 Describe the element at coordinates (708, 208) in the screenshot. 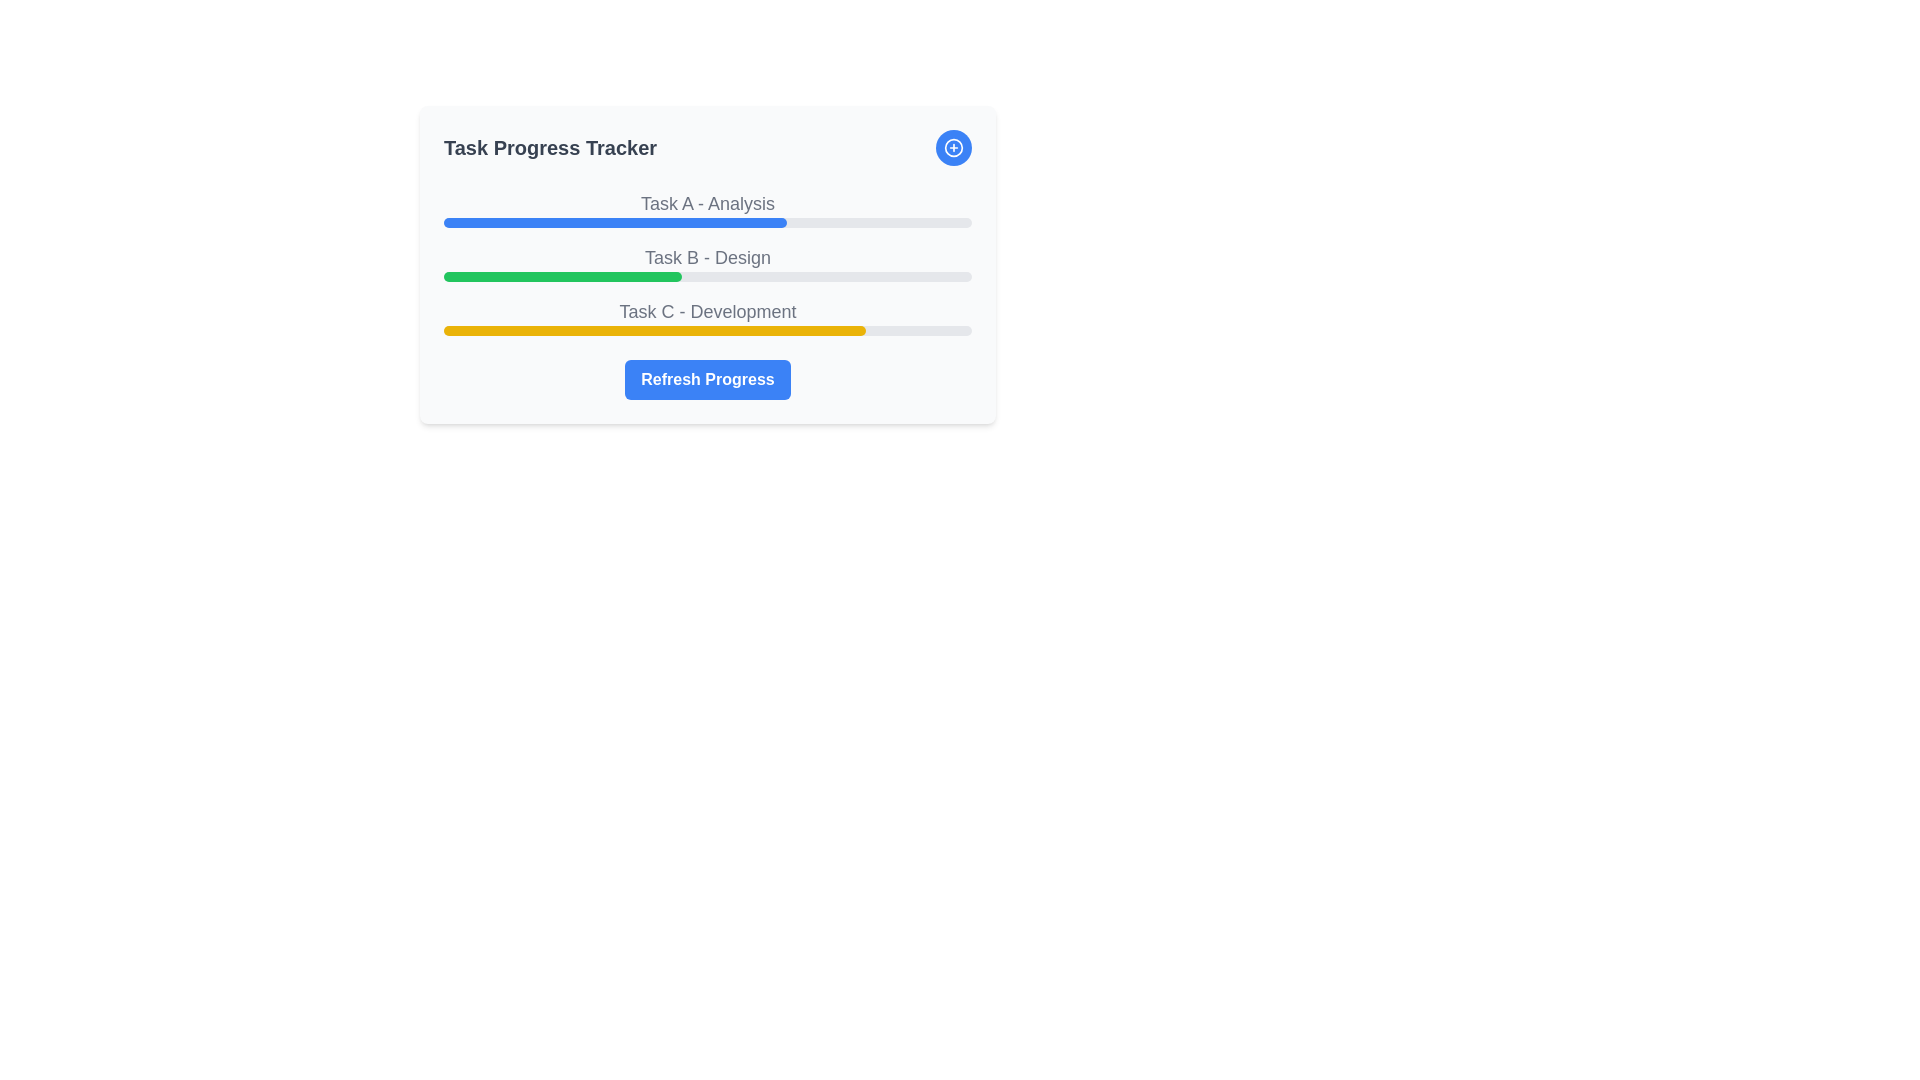

I see `task description of the progress indicator labeled 'Task A - Analysis' located at the top of the vertical list of task progress indicators` at that location.